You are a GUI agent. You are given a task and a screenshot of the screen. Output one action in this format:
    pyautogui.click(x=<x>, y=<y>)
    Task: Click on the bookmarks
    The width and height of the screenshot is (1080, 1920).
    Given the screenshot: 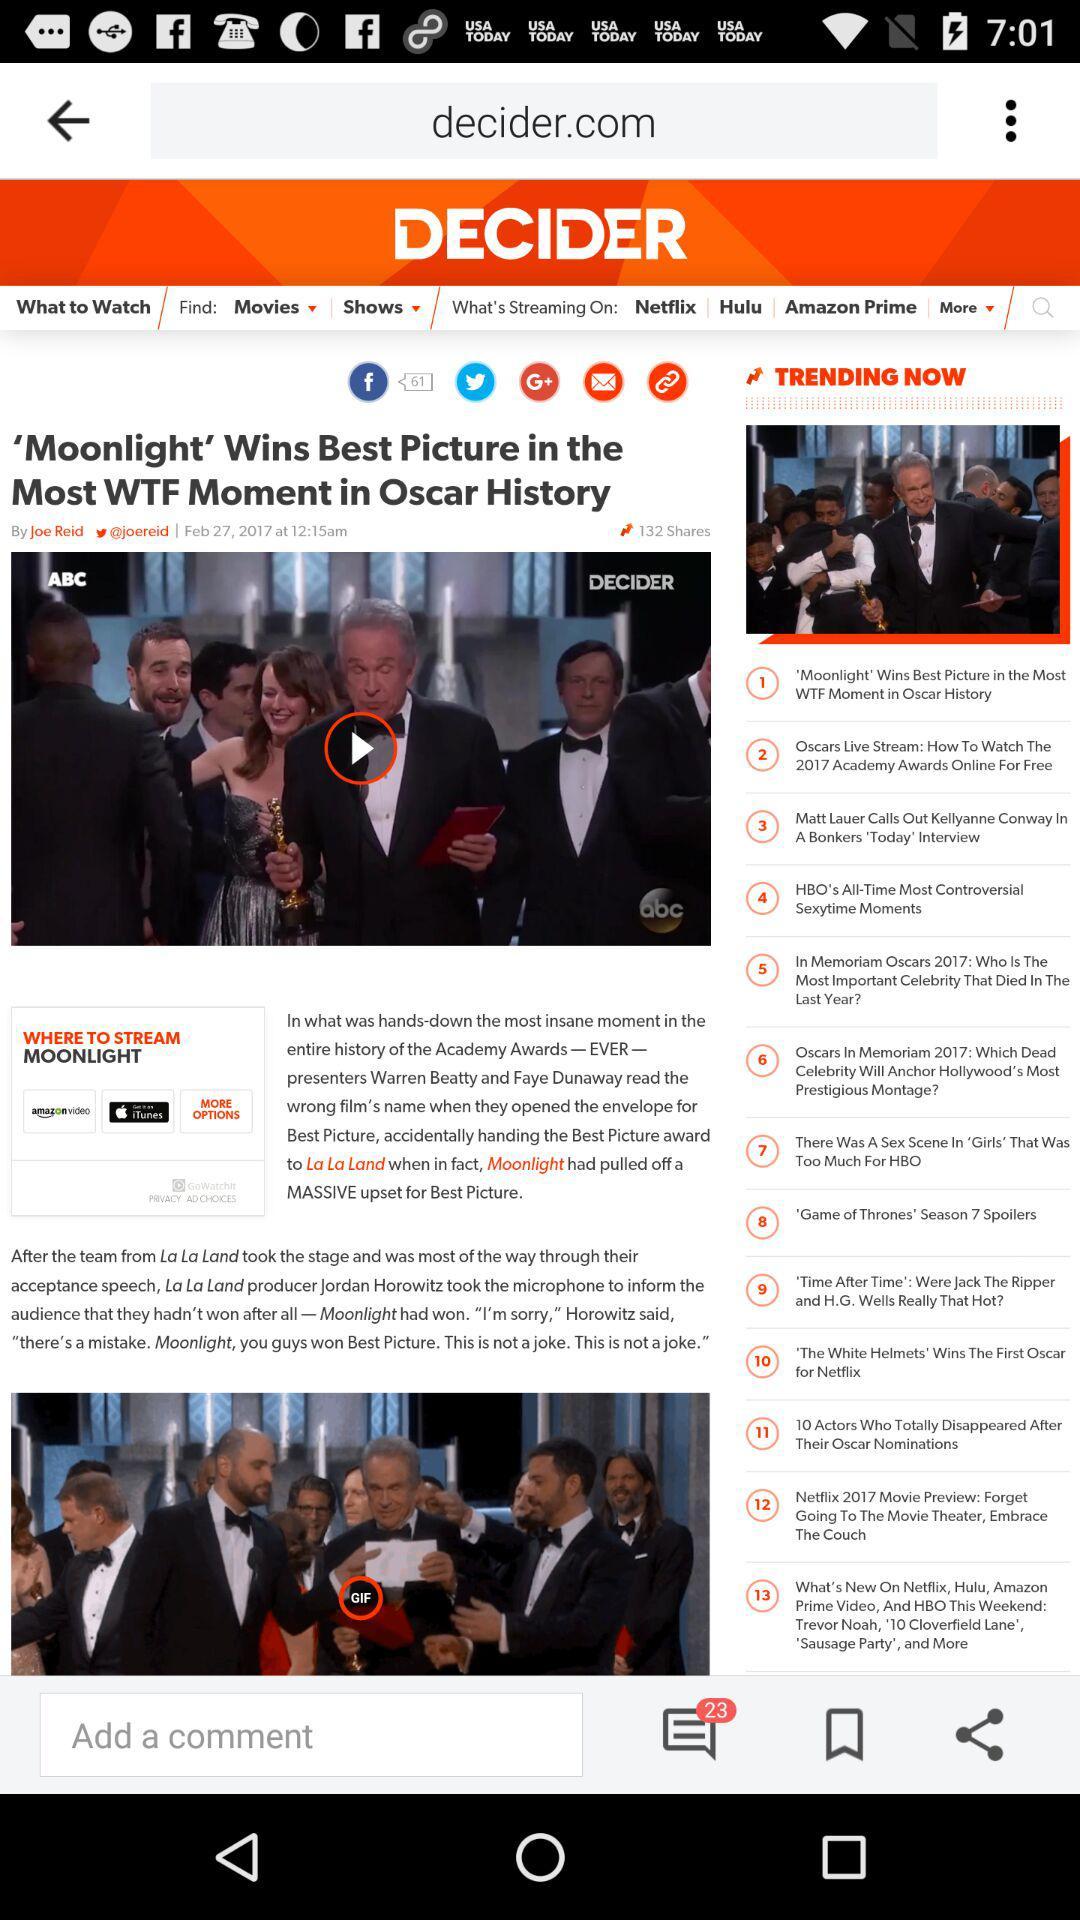 What is the action you would take?
    pyautogui.click(x=837, y=1733)
    